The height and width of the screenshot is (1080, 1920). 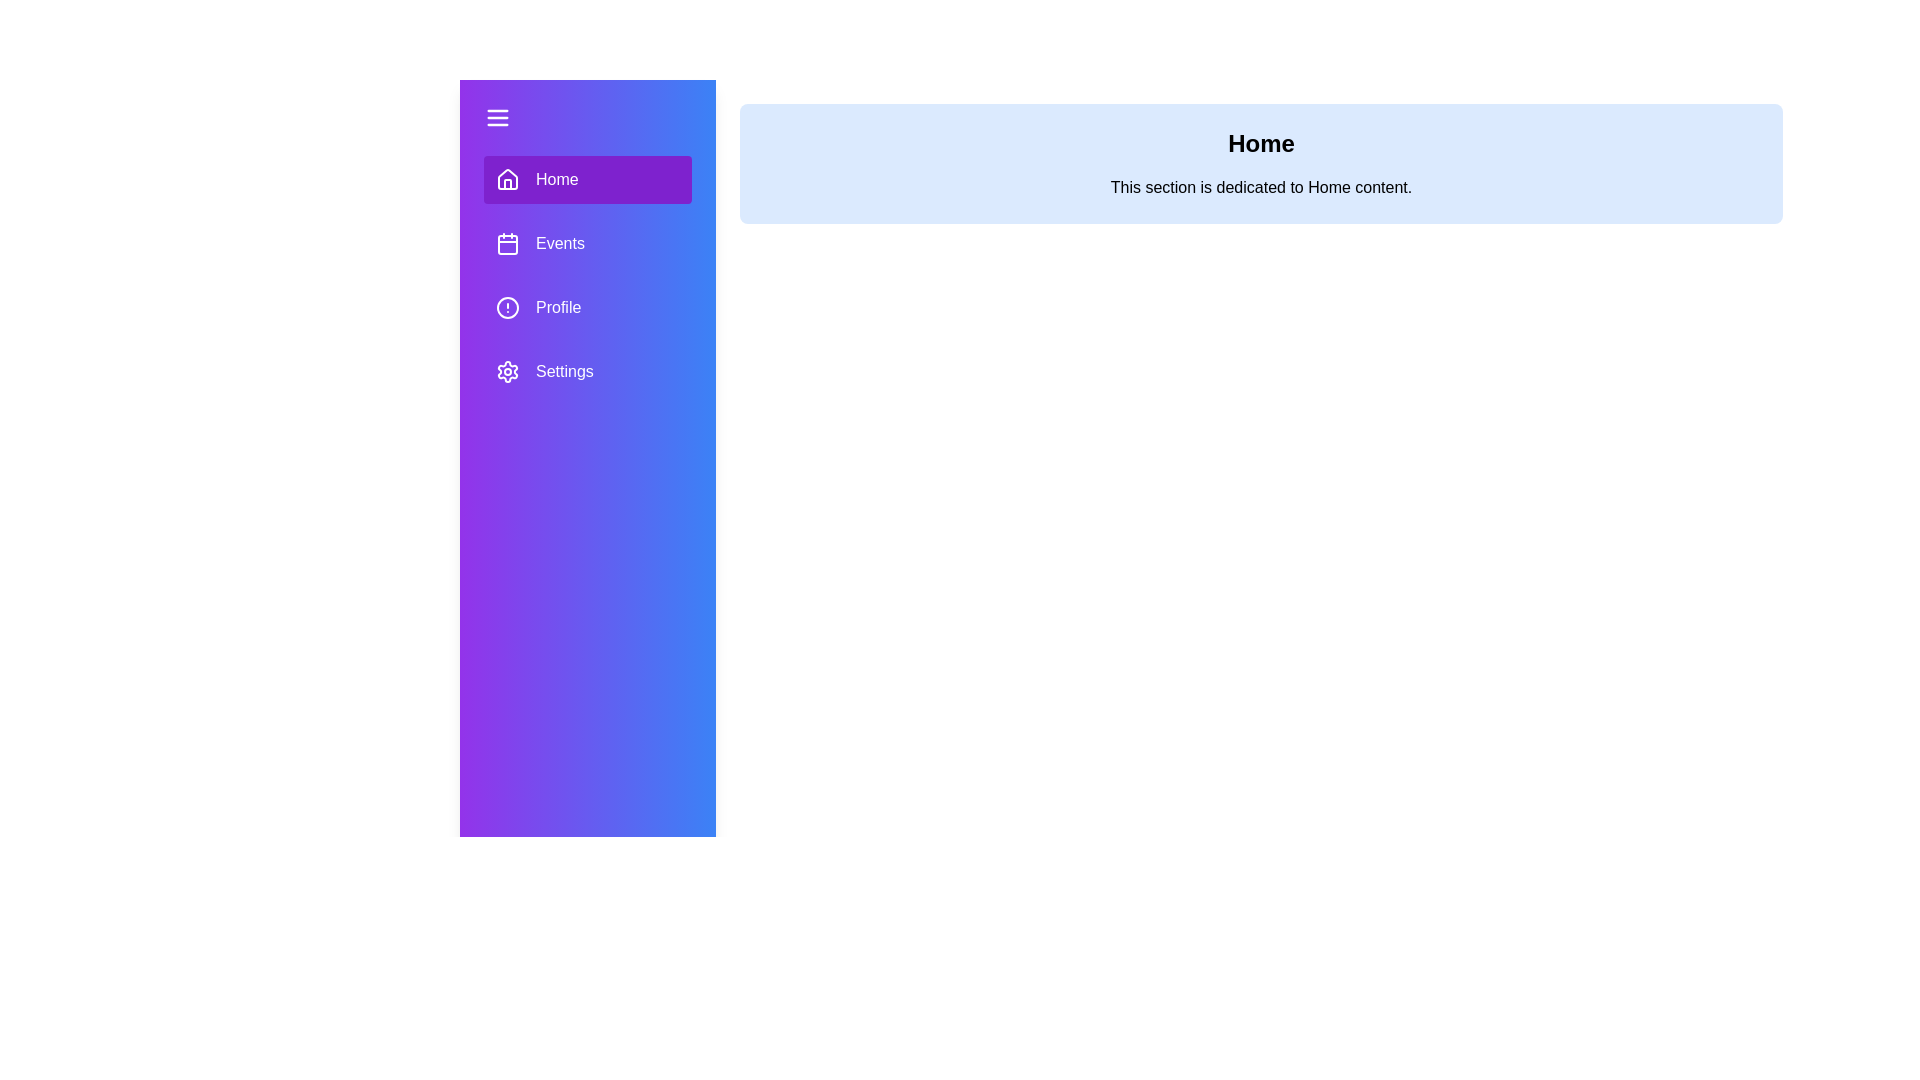 What do you see at coordinates (563, 371) in the screenshot?
I see `the 'Settings' text label in the sidebar navigation` at bounding box center [563, 371].